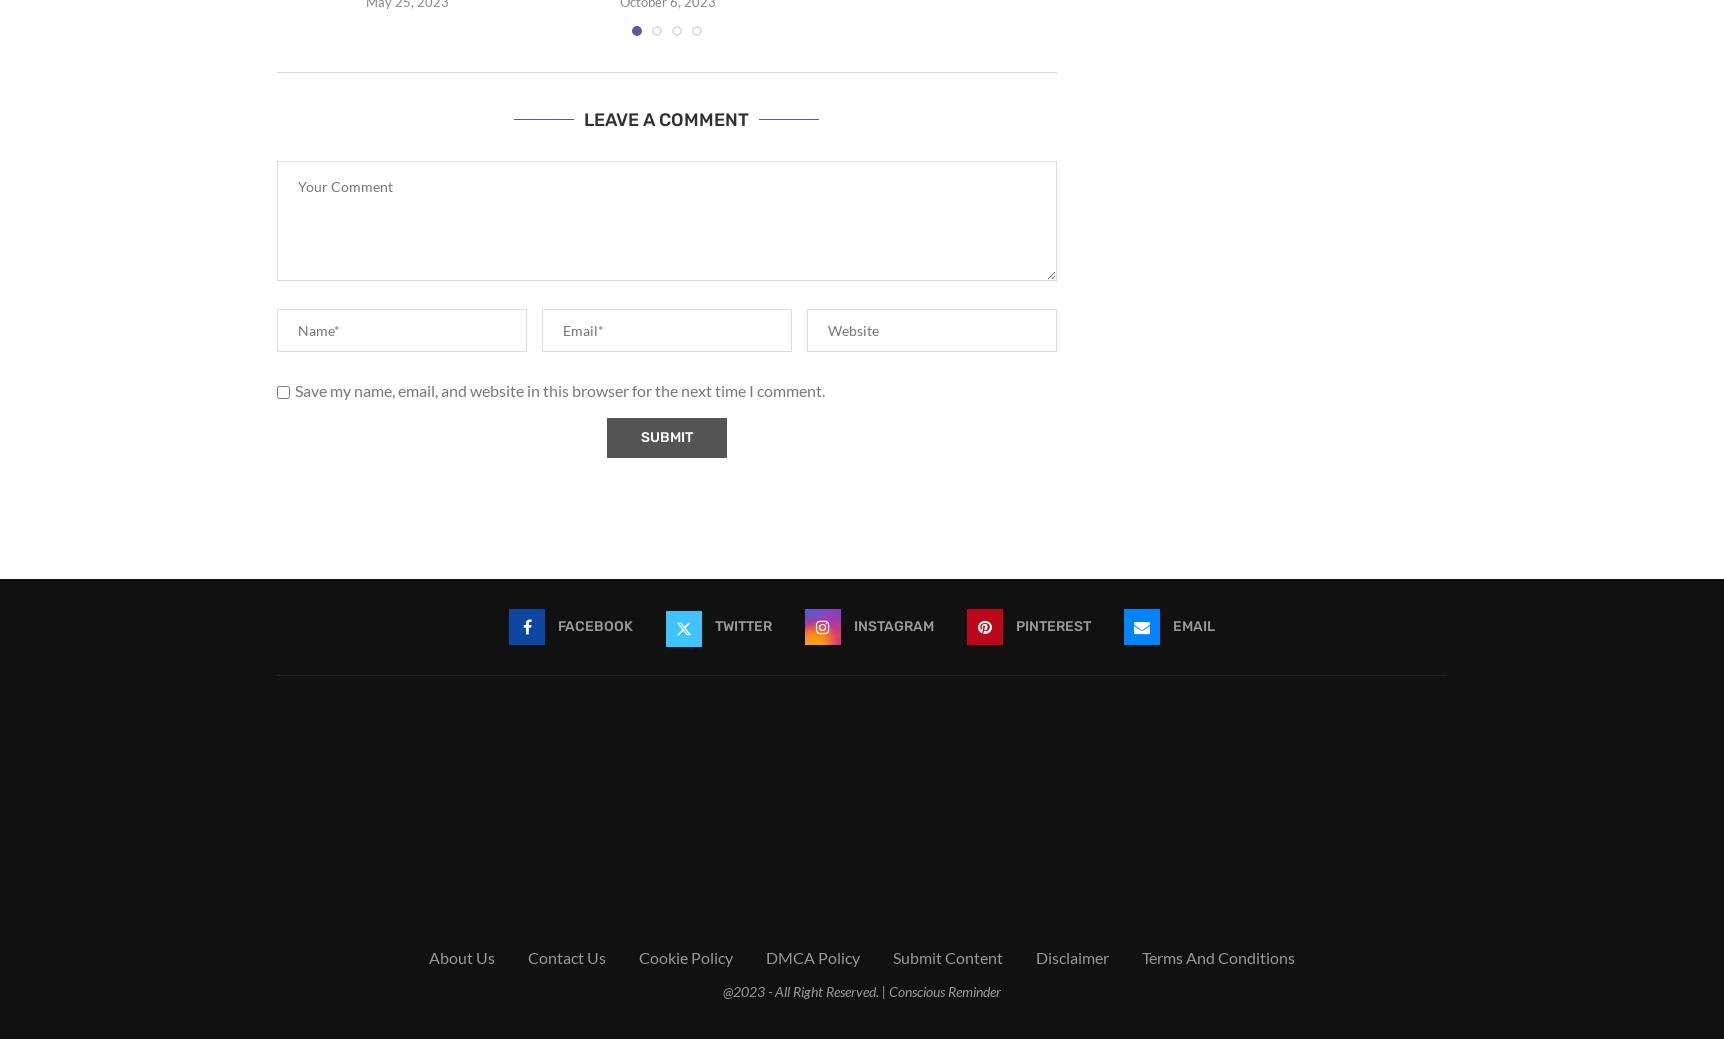  I want to click on 'Submit Content', so click(947, 957).